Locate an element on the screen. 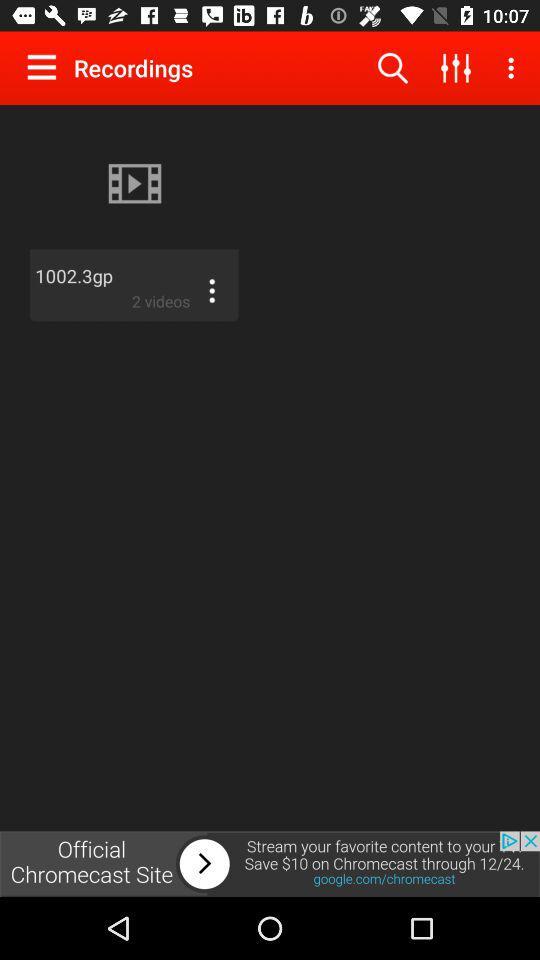 This screenshot has height=960, width=540. menu is located at coordinates (210, 289).